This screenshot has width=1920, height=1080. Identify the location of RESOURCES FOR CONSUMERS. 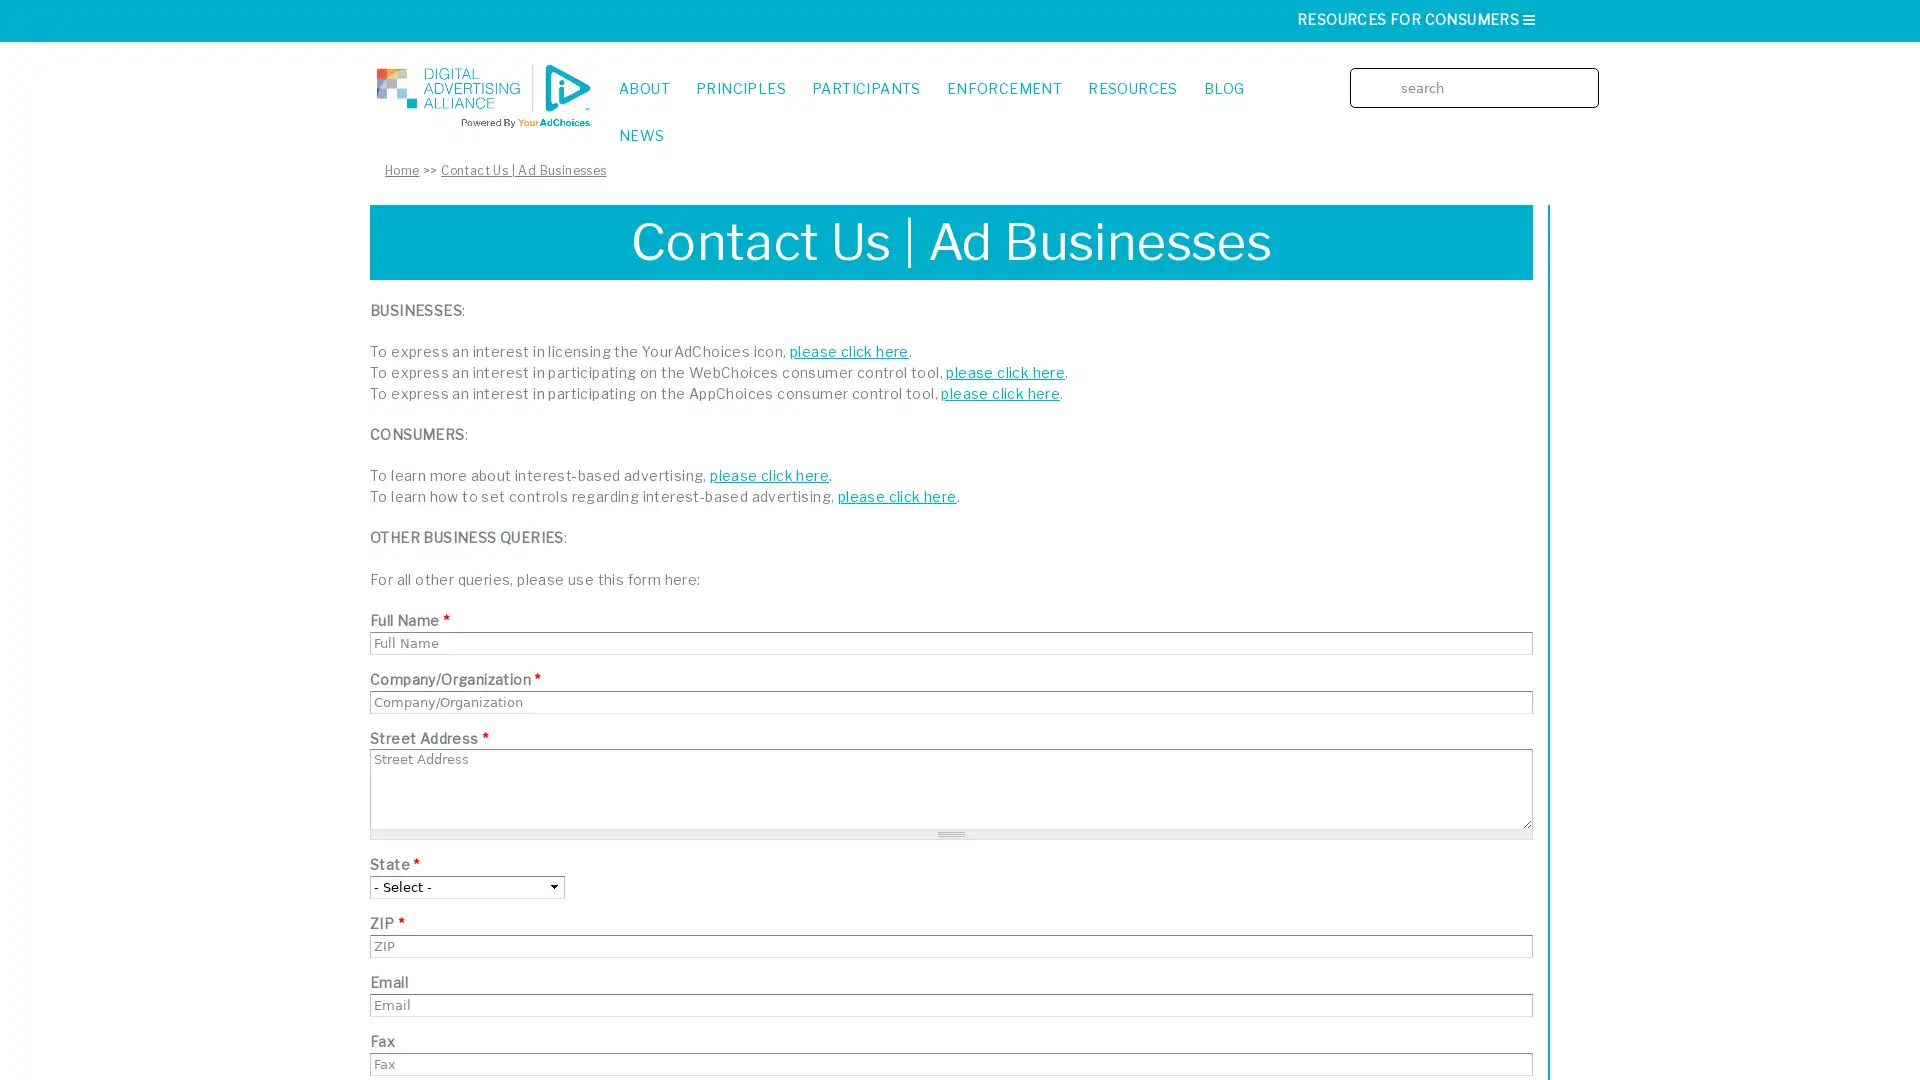
(1416, 19).